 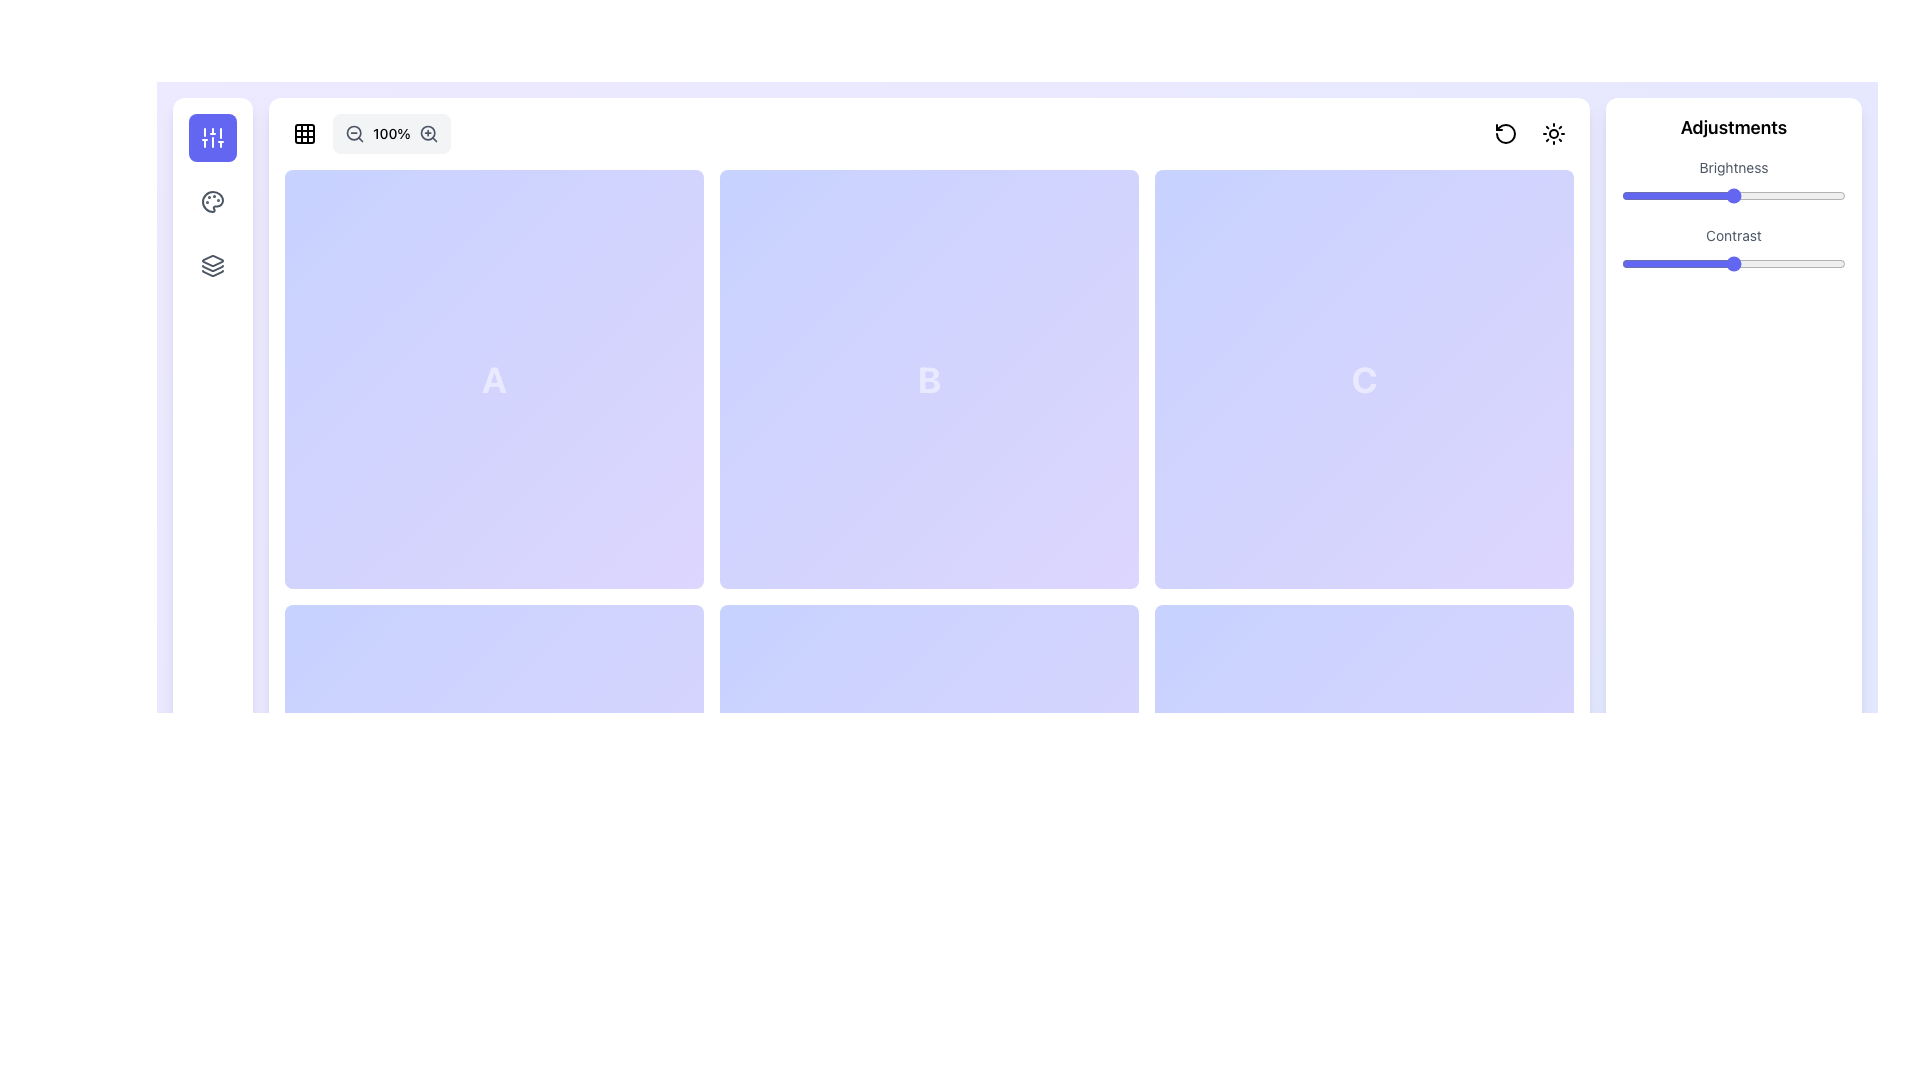 What do you see at coordinates (1732, 218) in the screenshot?
I see `the Control Panel with Sliders located in the Adjustments panel` at bounding box center [1732, 218].